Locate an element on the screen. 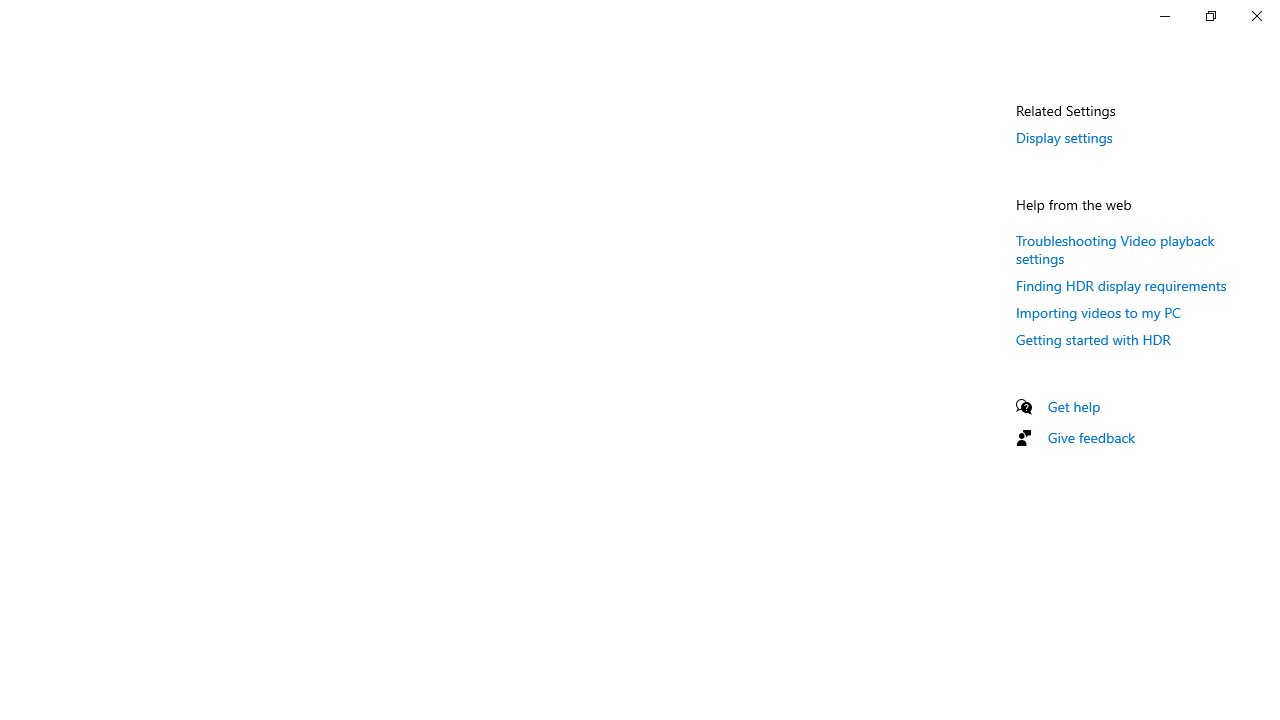 Image resolution: width=1280 pixels, height=720 pixels. 'Importing videos to my PC' is located at coordinates (1097, 312).